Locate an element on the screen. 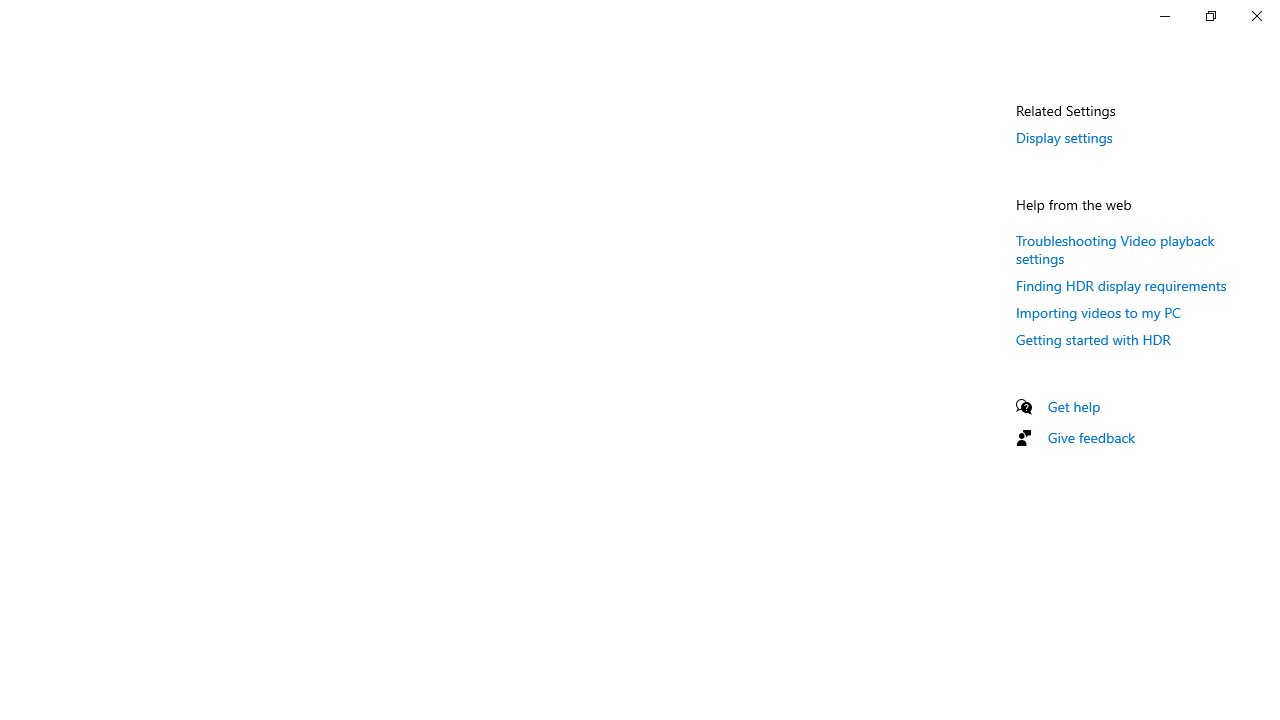 Image resolution: width=1280 pixels, height=720 pixels. 'Importing videos to my PC' is located at coordinates (1097, 312).